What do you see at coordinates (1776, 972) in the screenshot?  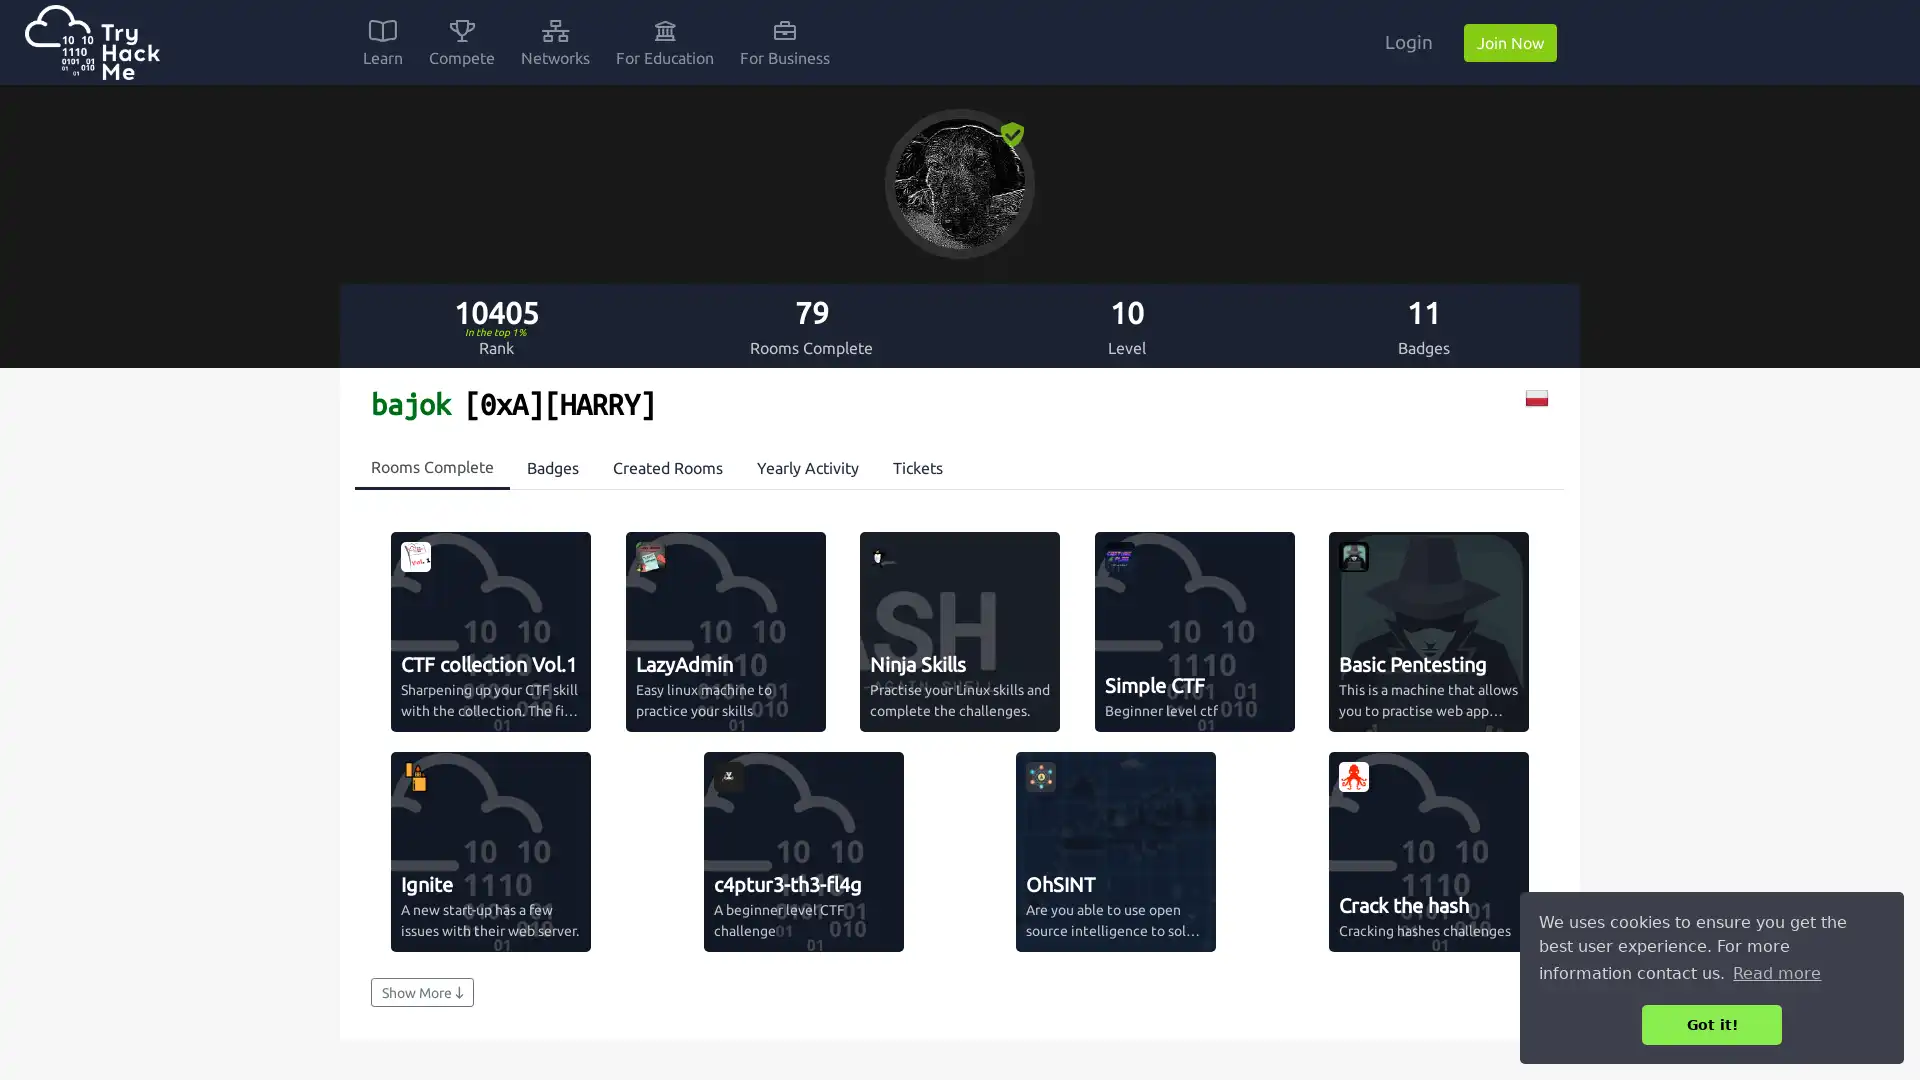 I see `learn more about cookies` at bounding box center [1776, 972].